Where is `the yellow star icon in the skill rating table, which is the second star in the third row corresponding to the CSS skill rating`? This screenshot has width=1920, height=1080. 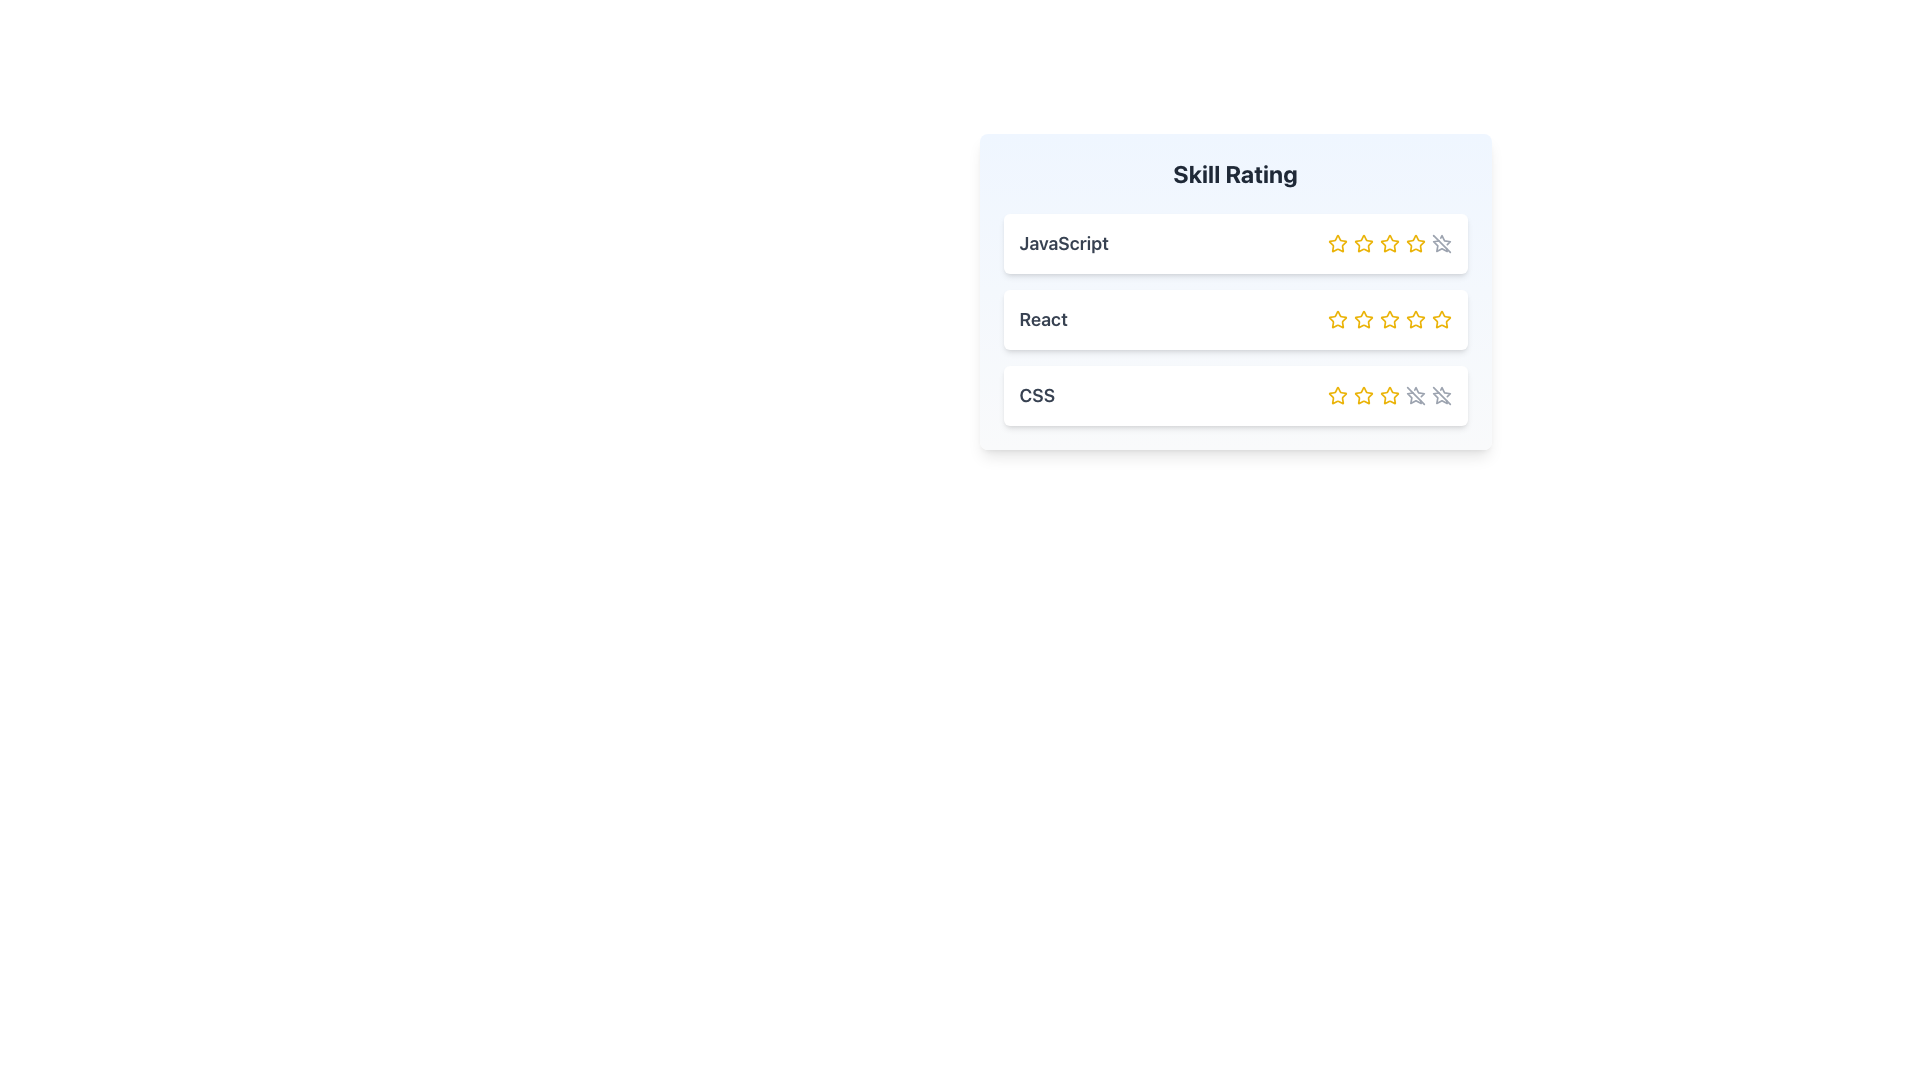
the yellow star icon in the skill rating table, which is the second star in the third row corresponding to the CSS skill rating is located at coordinates (1388, 395).